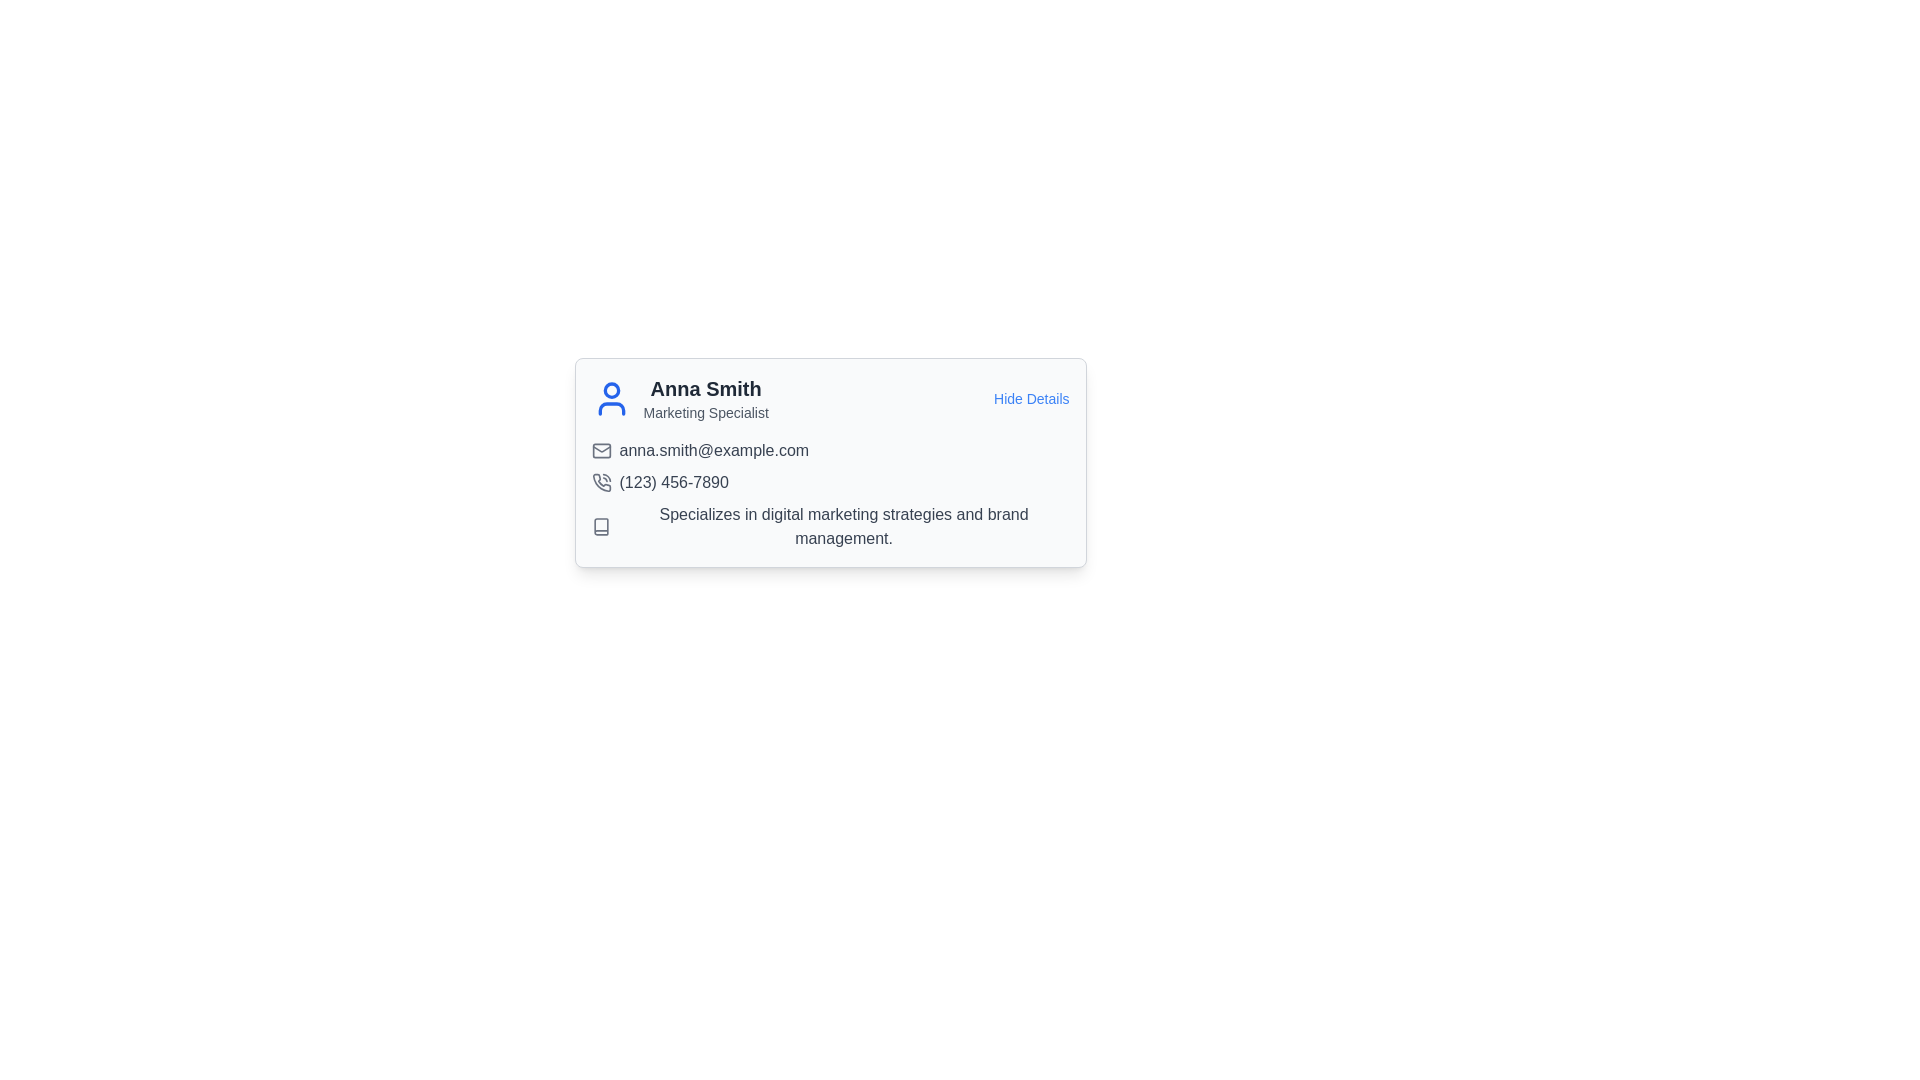 Image resolution: width=1920 pixels, height=1080 pixels. What do you see at coordinates (714, 451) in the screenshot?
I see `the email address text label in the contact card, which is located beneath the name and job title and to the right of the envelope icon` at bounding box center [714, 451].